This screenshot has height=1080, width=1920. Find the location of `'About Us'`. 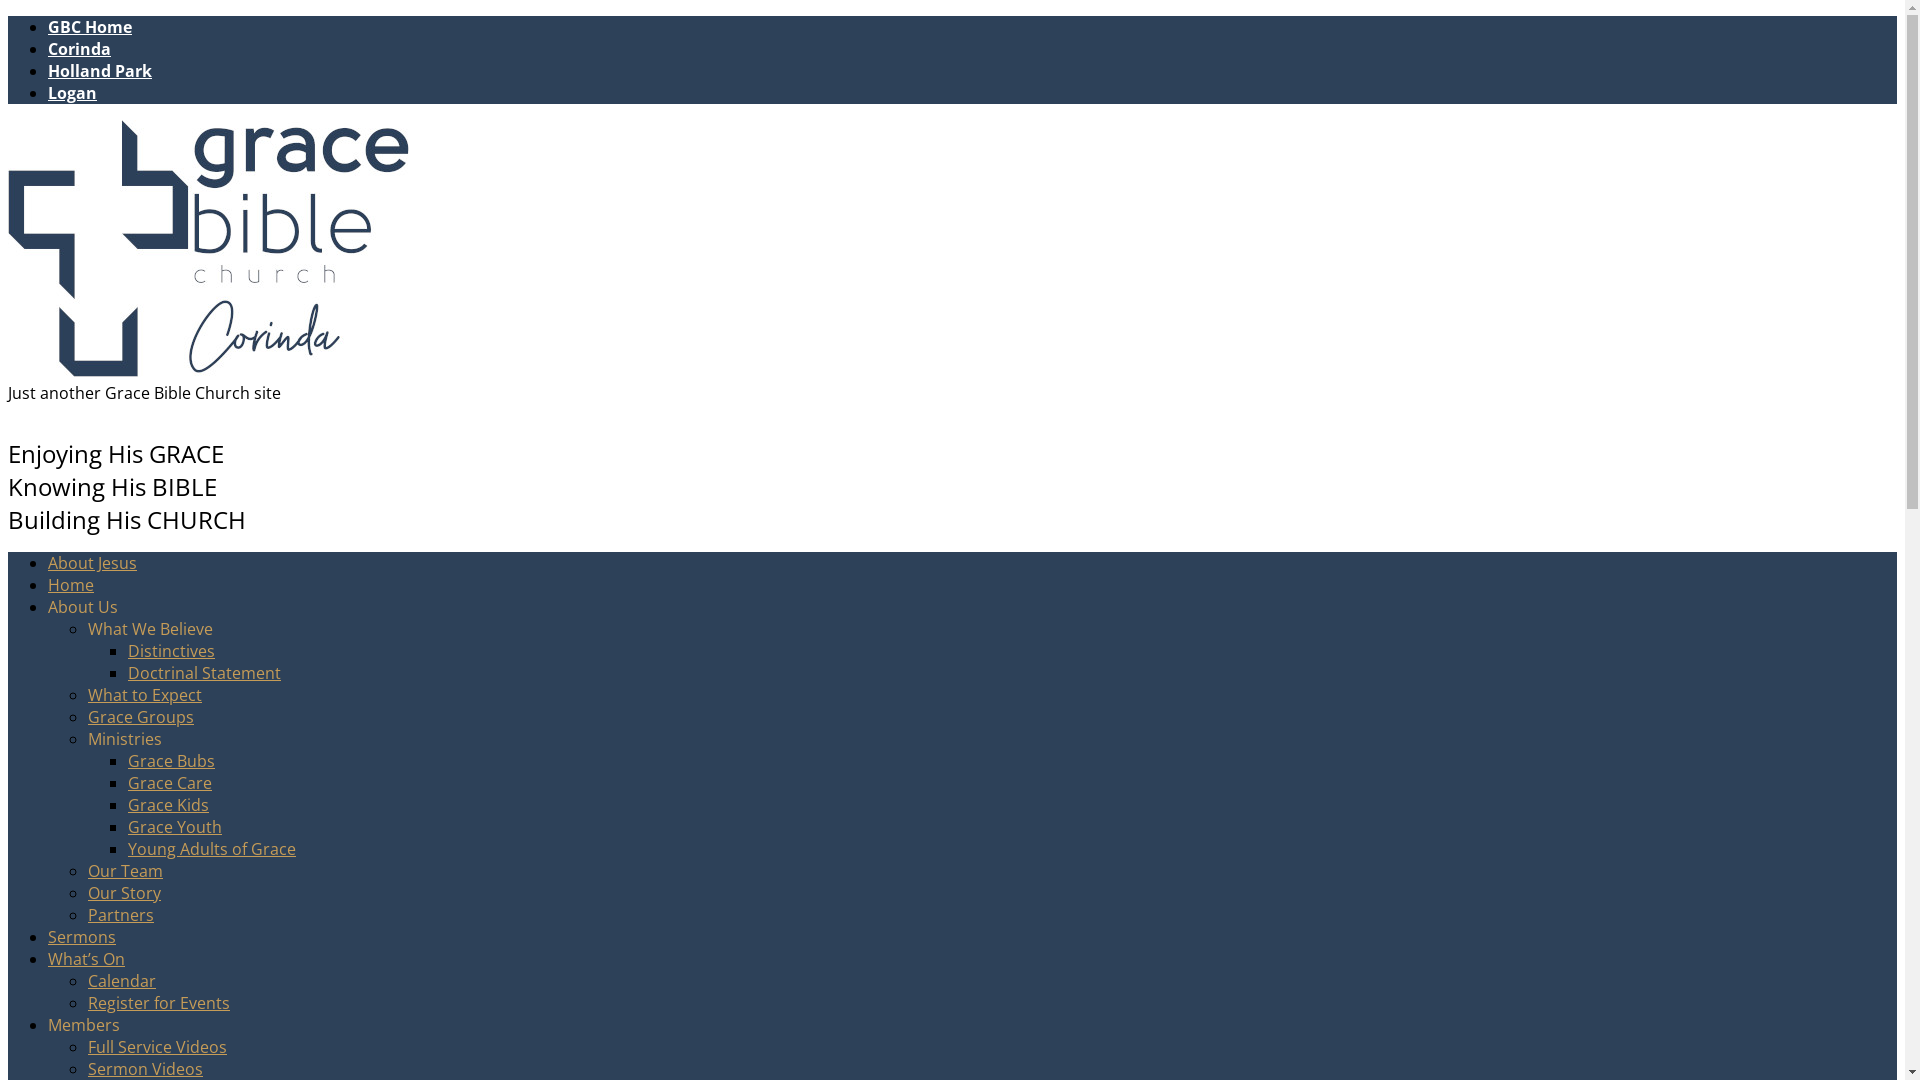

'About Us' is located at coordinates (81, 605).